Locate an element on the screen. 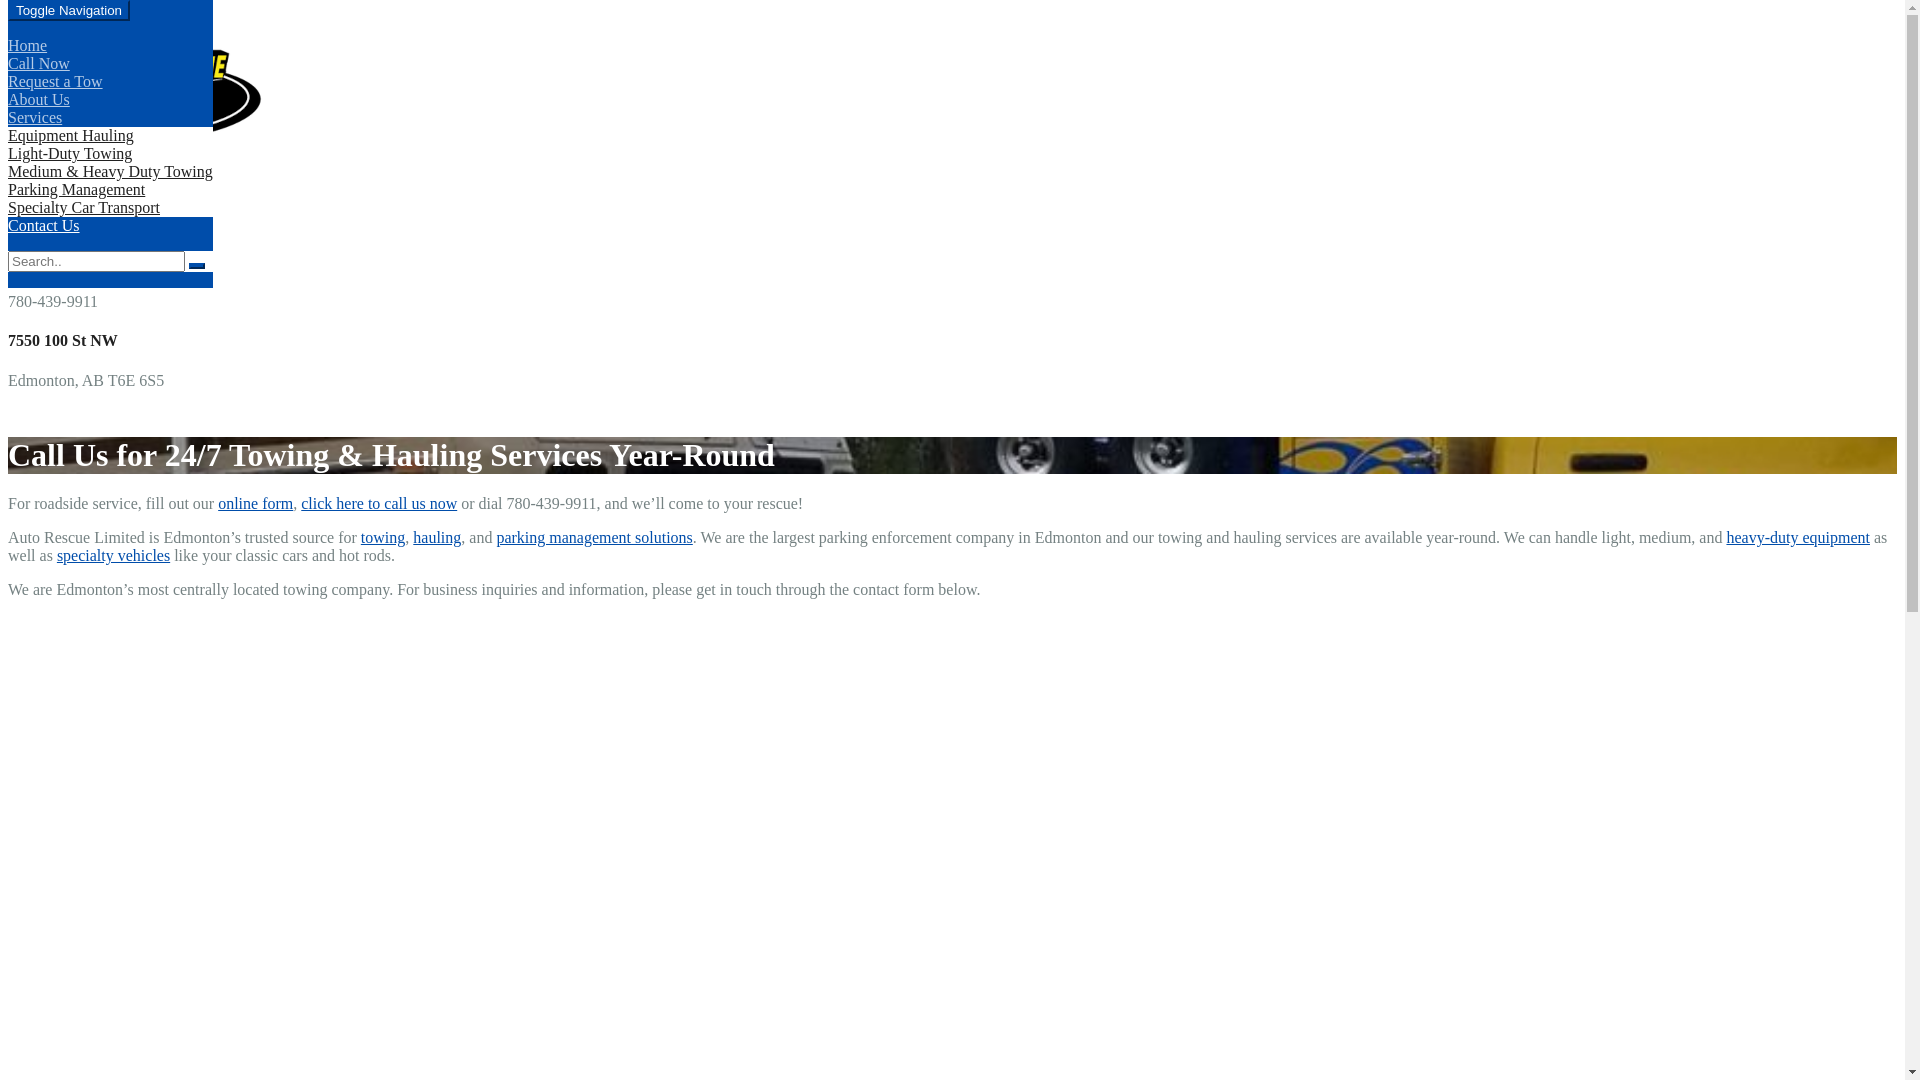 Image resolution: width=1920 pixels, height=1080 pixels. 'About Us' is located at coordinates (38, 99).